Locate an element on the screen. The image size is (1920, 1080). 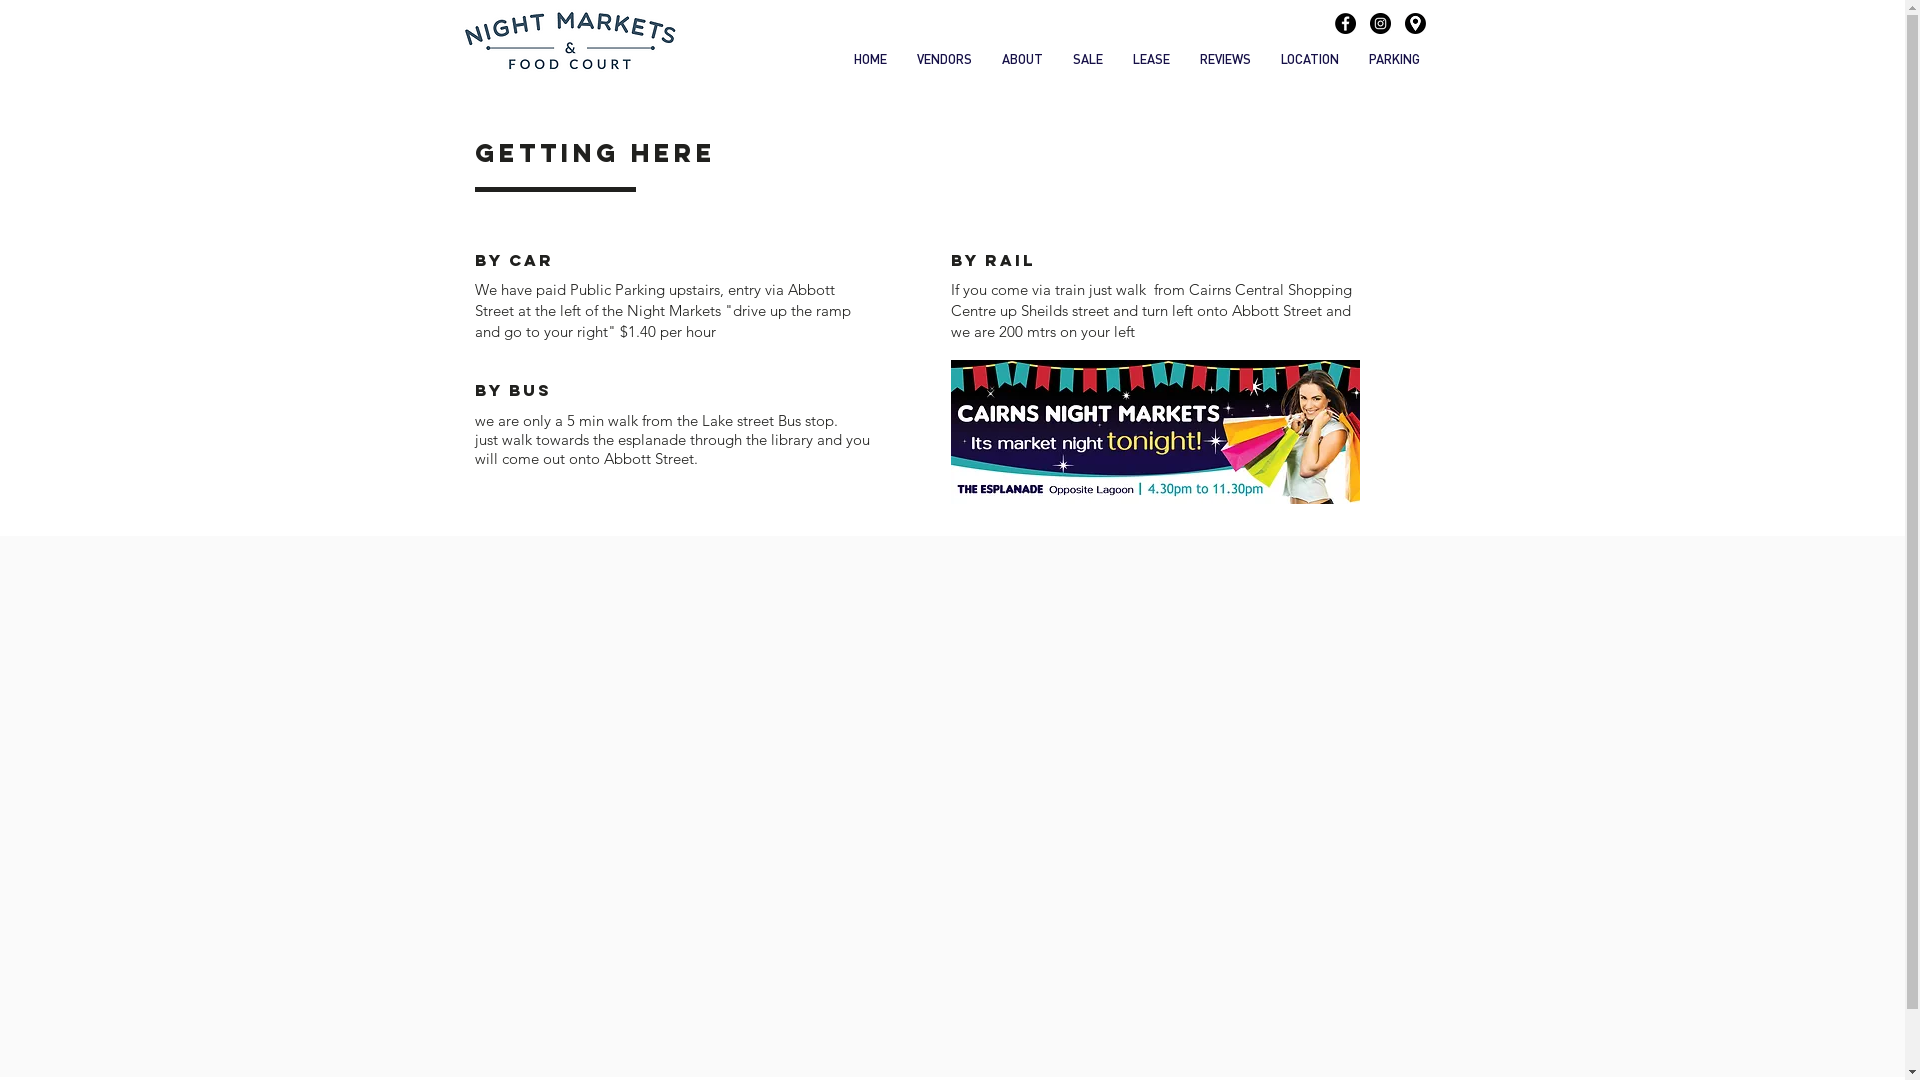
'SALE' is located at coordinates (1087, 57).